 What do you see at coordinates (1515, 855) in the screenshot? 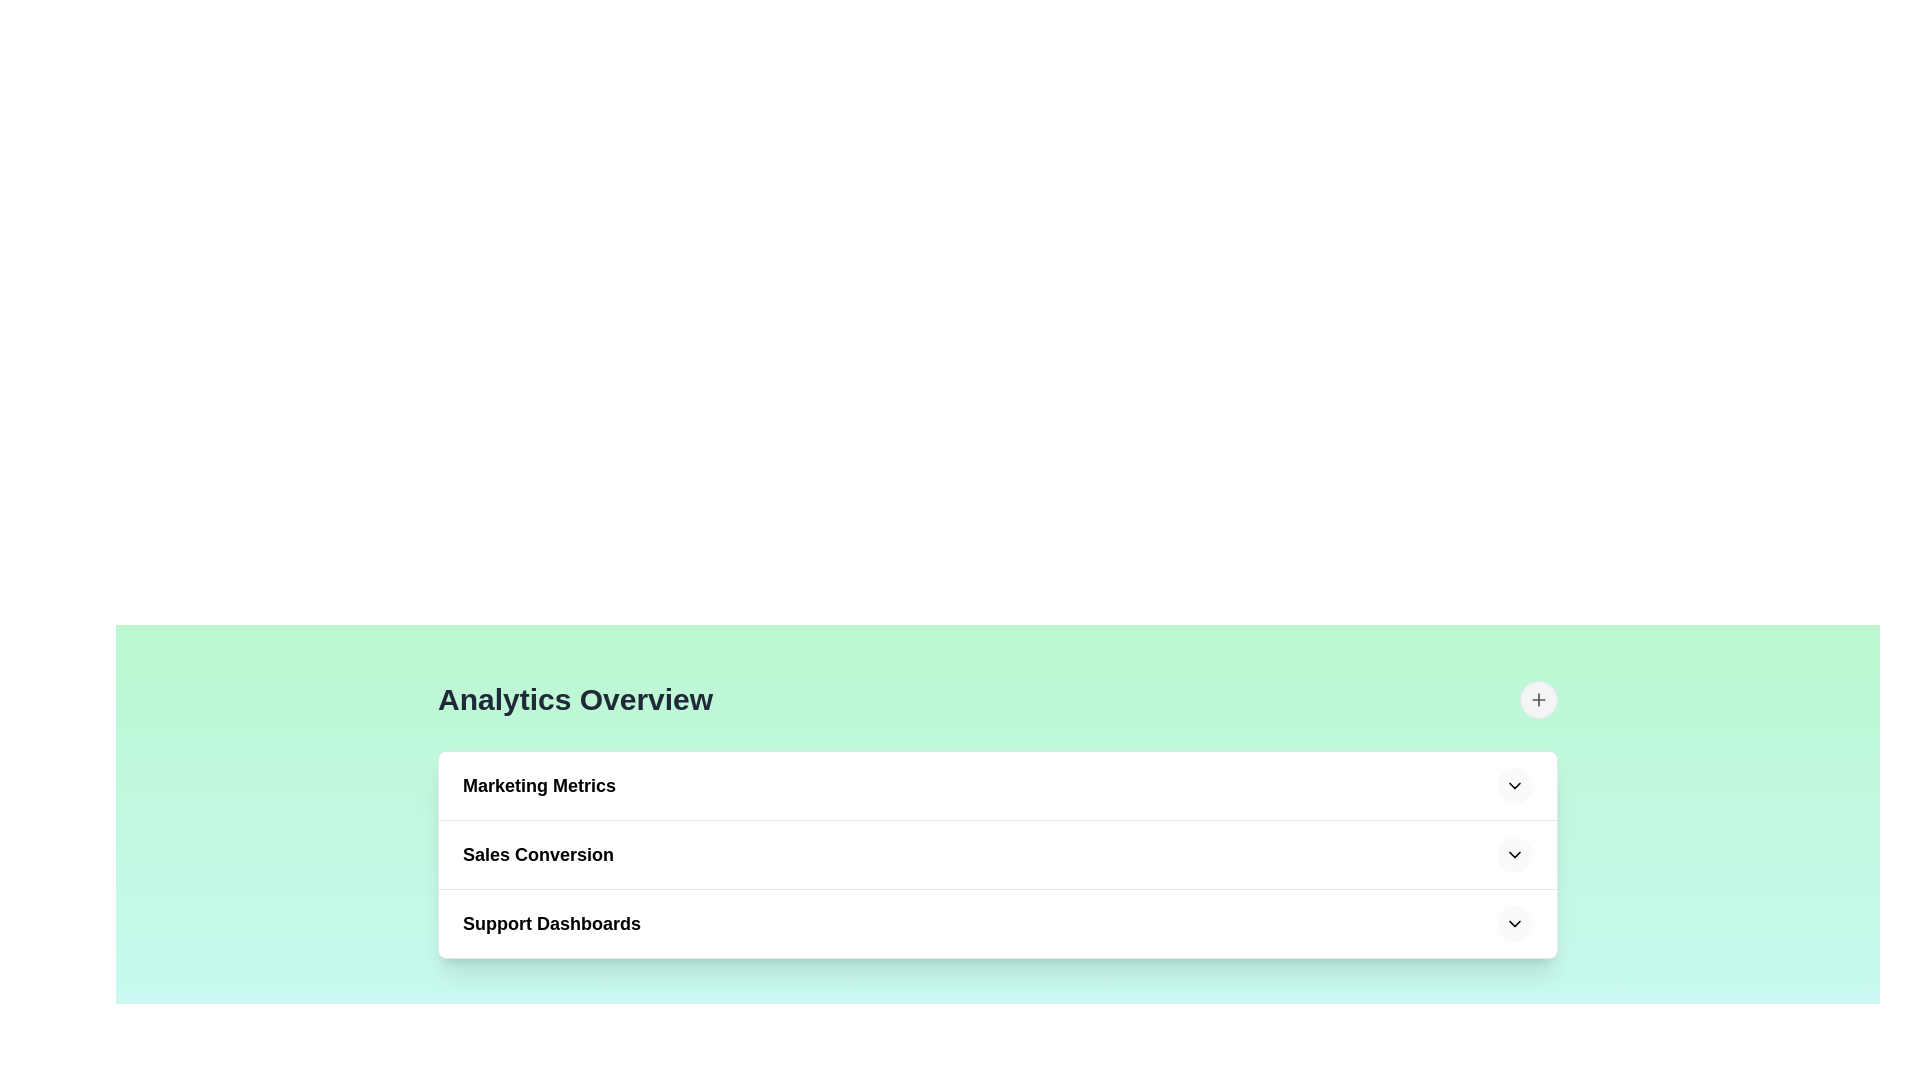
I see `the state of the downward-pointing arrow icon within the button located in the 'Support Dashboards' section, which is aligned to the right of 'Sales Conversion' in the second row, for interaction cues` at bounding box center [1515, 855].